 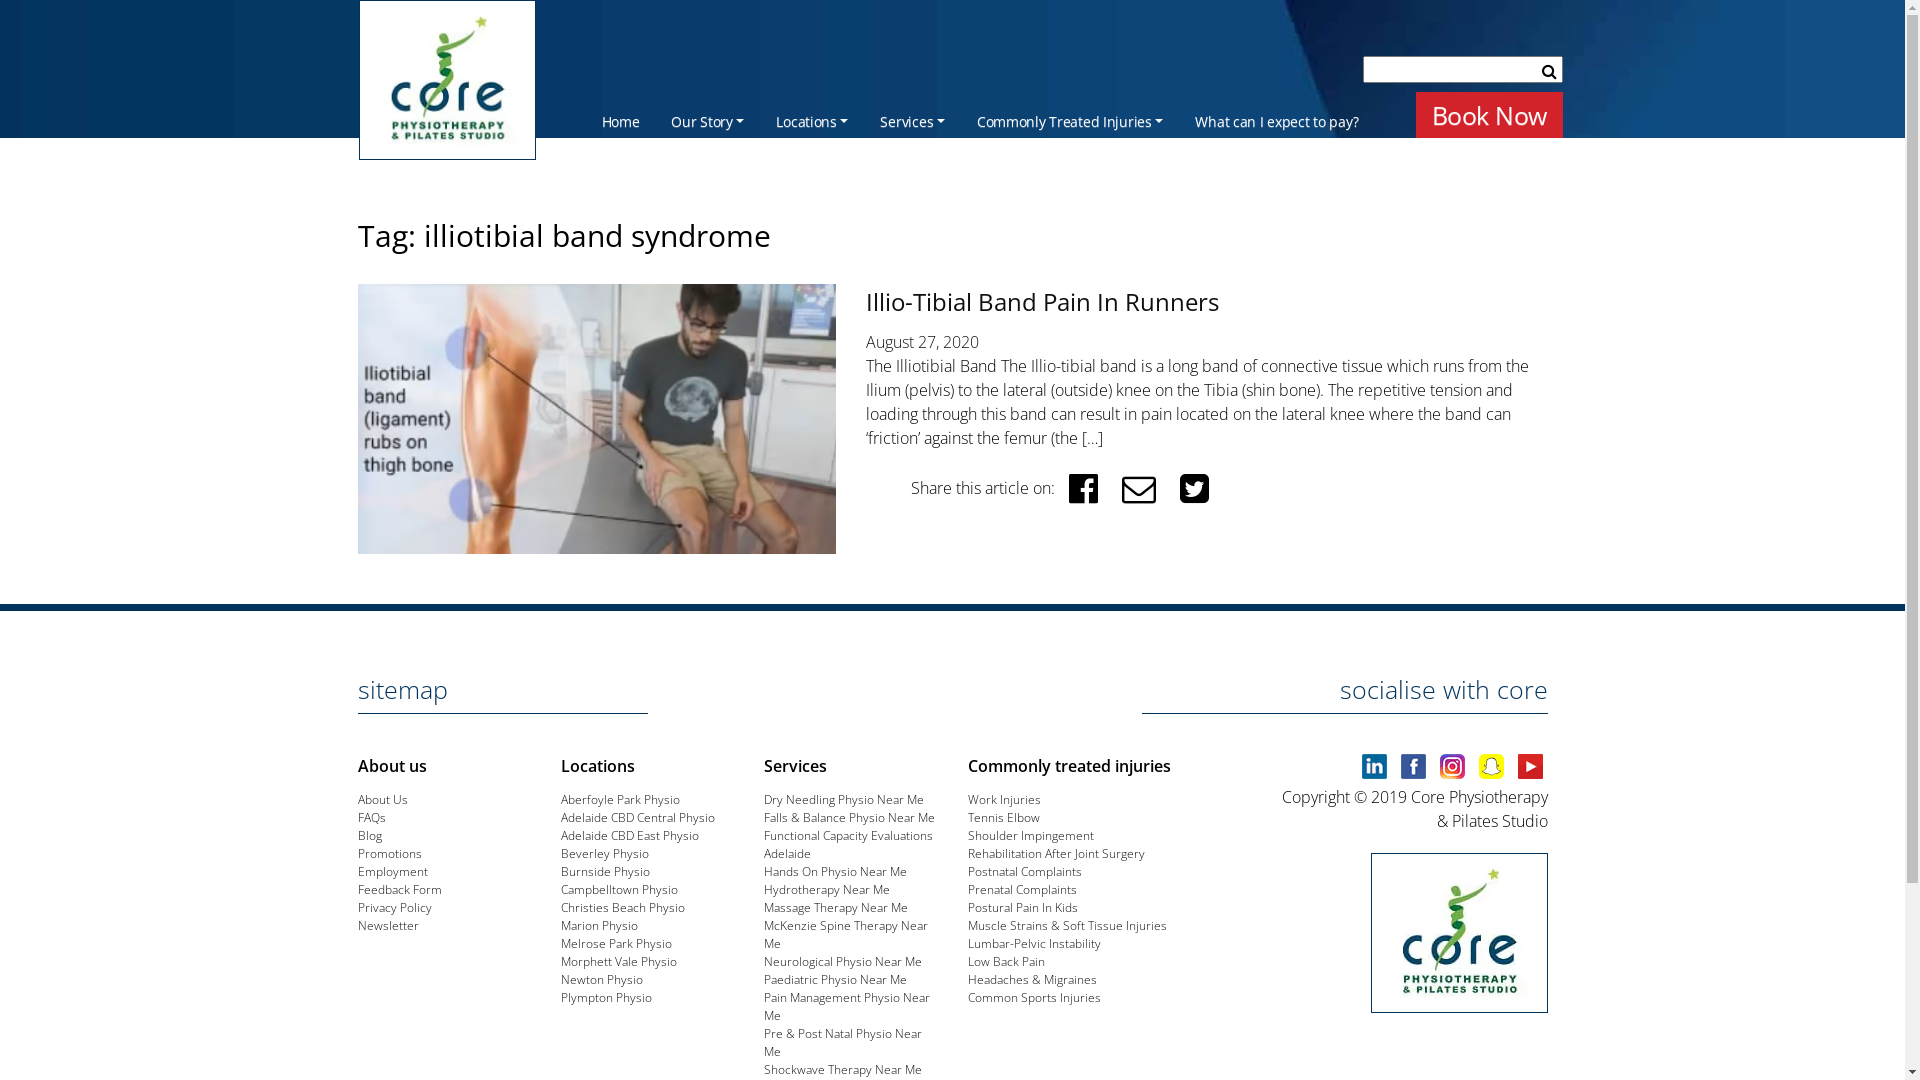 I want to click on 'Book Now', so click(x=1489, y=115).